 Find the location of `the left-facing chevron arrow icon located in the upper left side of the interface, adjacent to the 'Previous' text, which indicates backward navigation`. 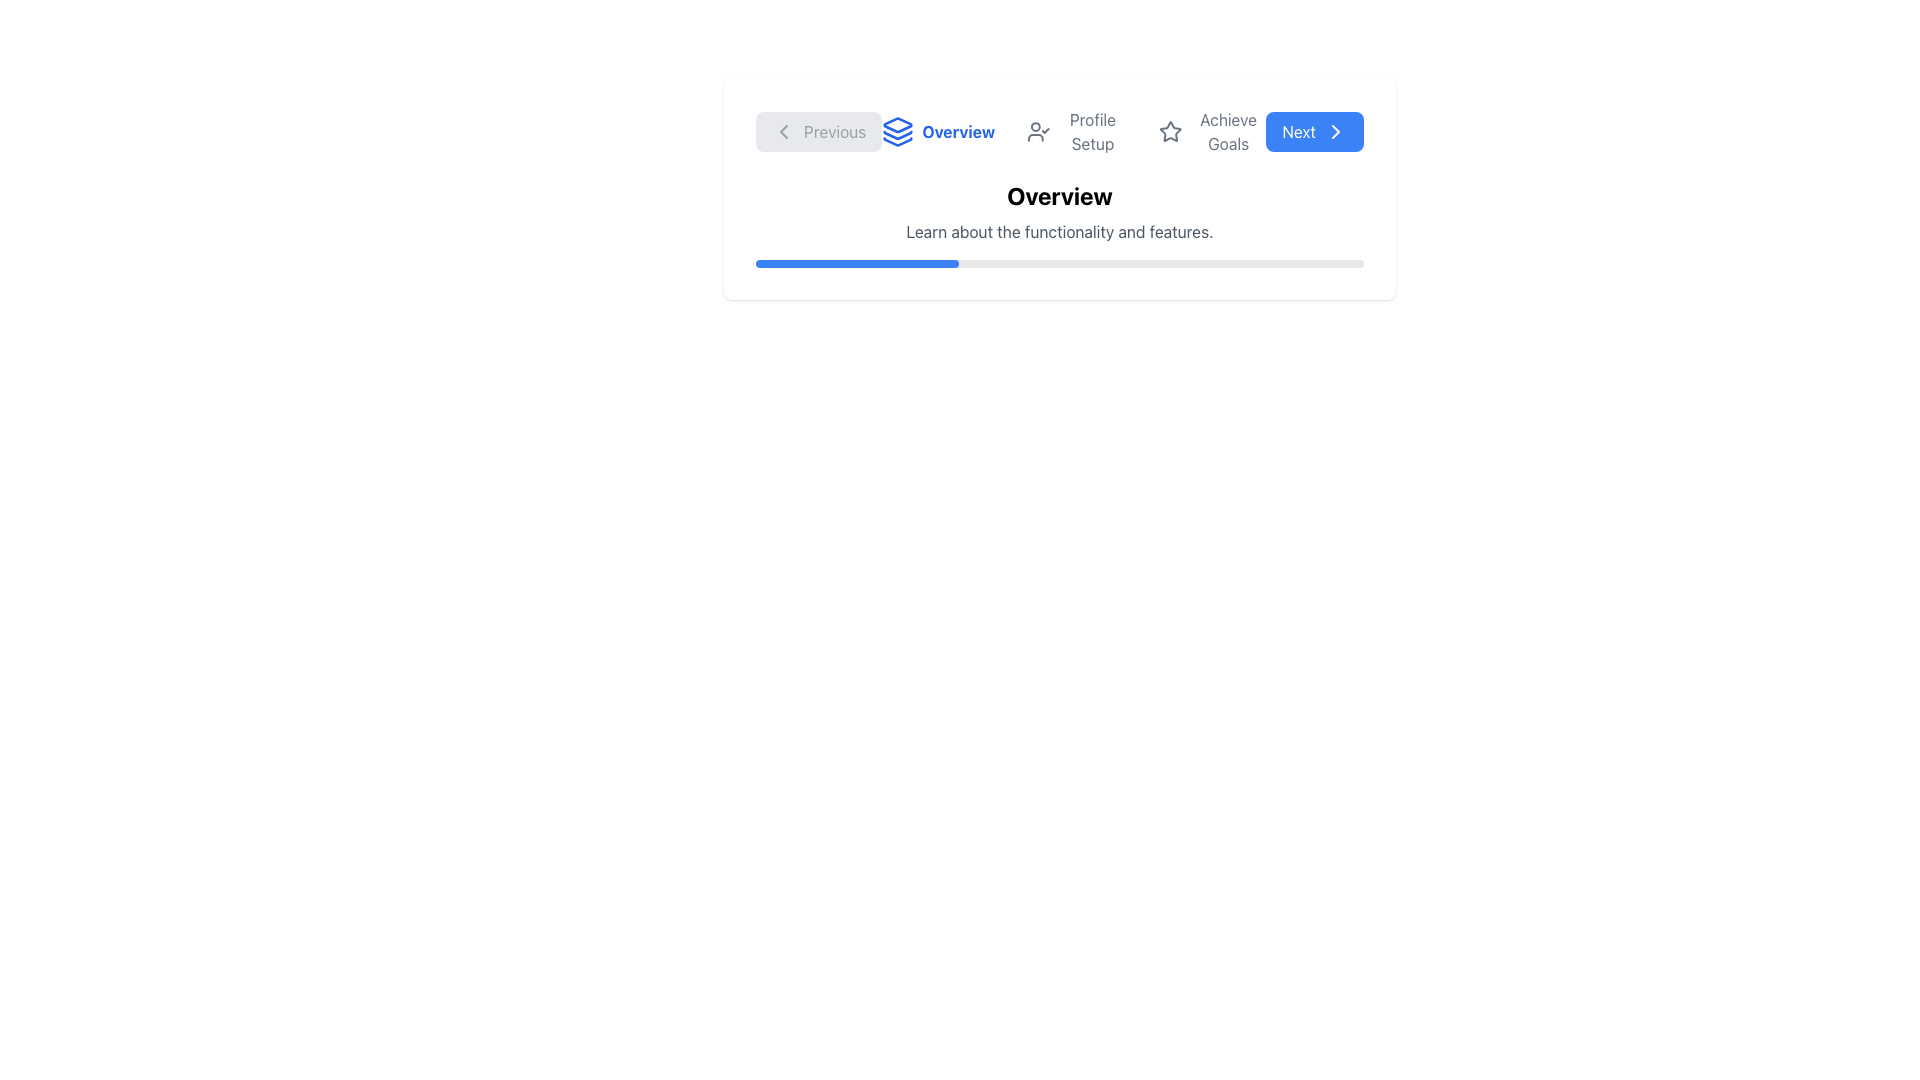

the left-facing chevron arrow icon located in the upper left side of the interface, adjacent to the 'Previous' text, which indicates backward navigation is located at coordinates (782, 131).